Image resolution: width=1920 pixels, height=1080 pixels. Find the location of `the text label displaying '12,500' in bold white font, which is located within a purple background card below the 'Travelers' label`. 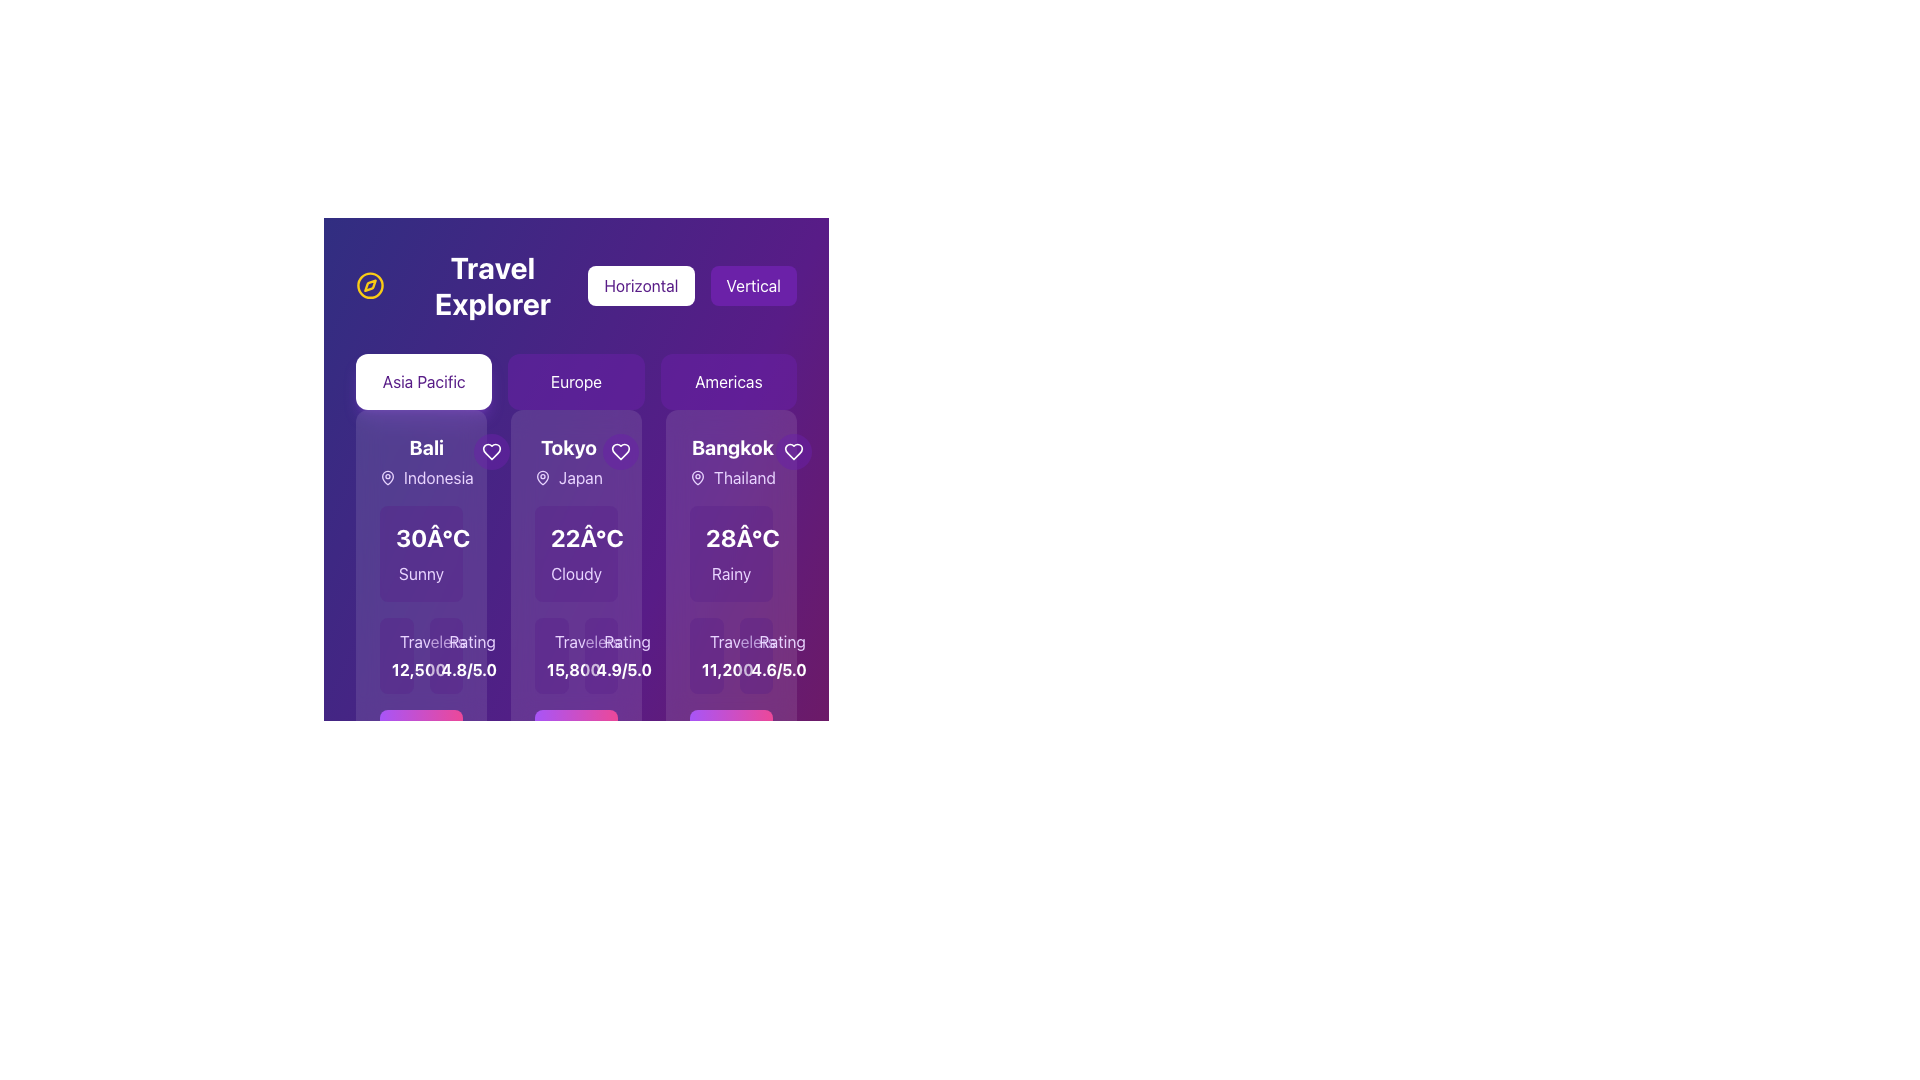

the text label displaying '12,500' in bold white font, which is located within a purple background card below the 'Travelers' label is located at coordinates (396, 670).